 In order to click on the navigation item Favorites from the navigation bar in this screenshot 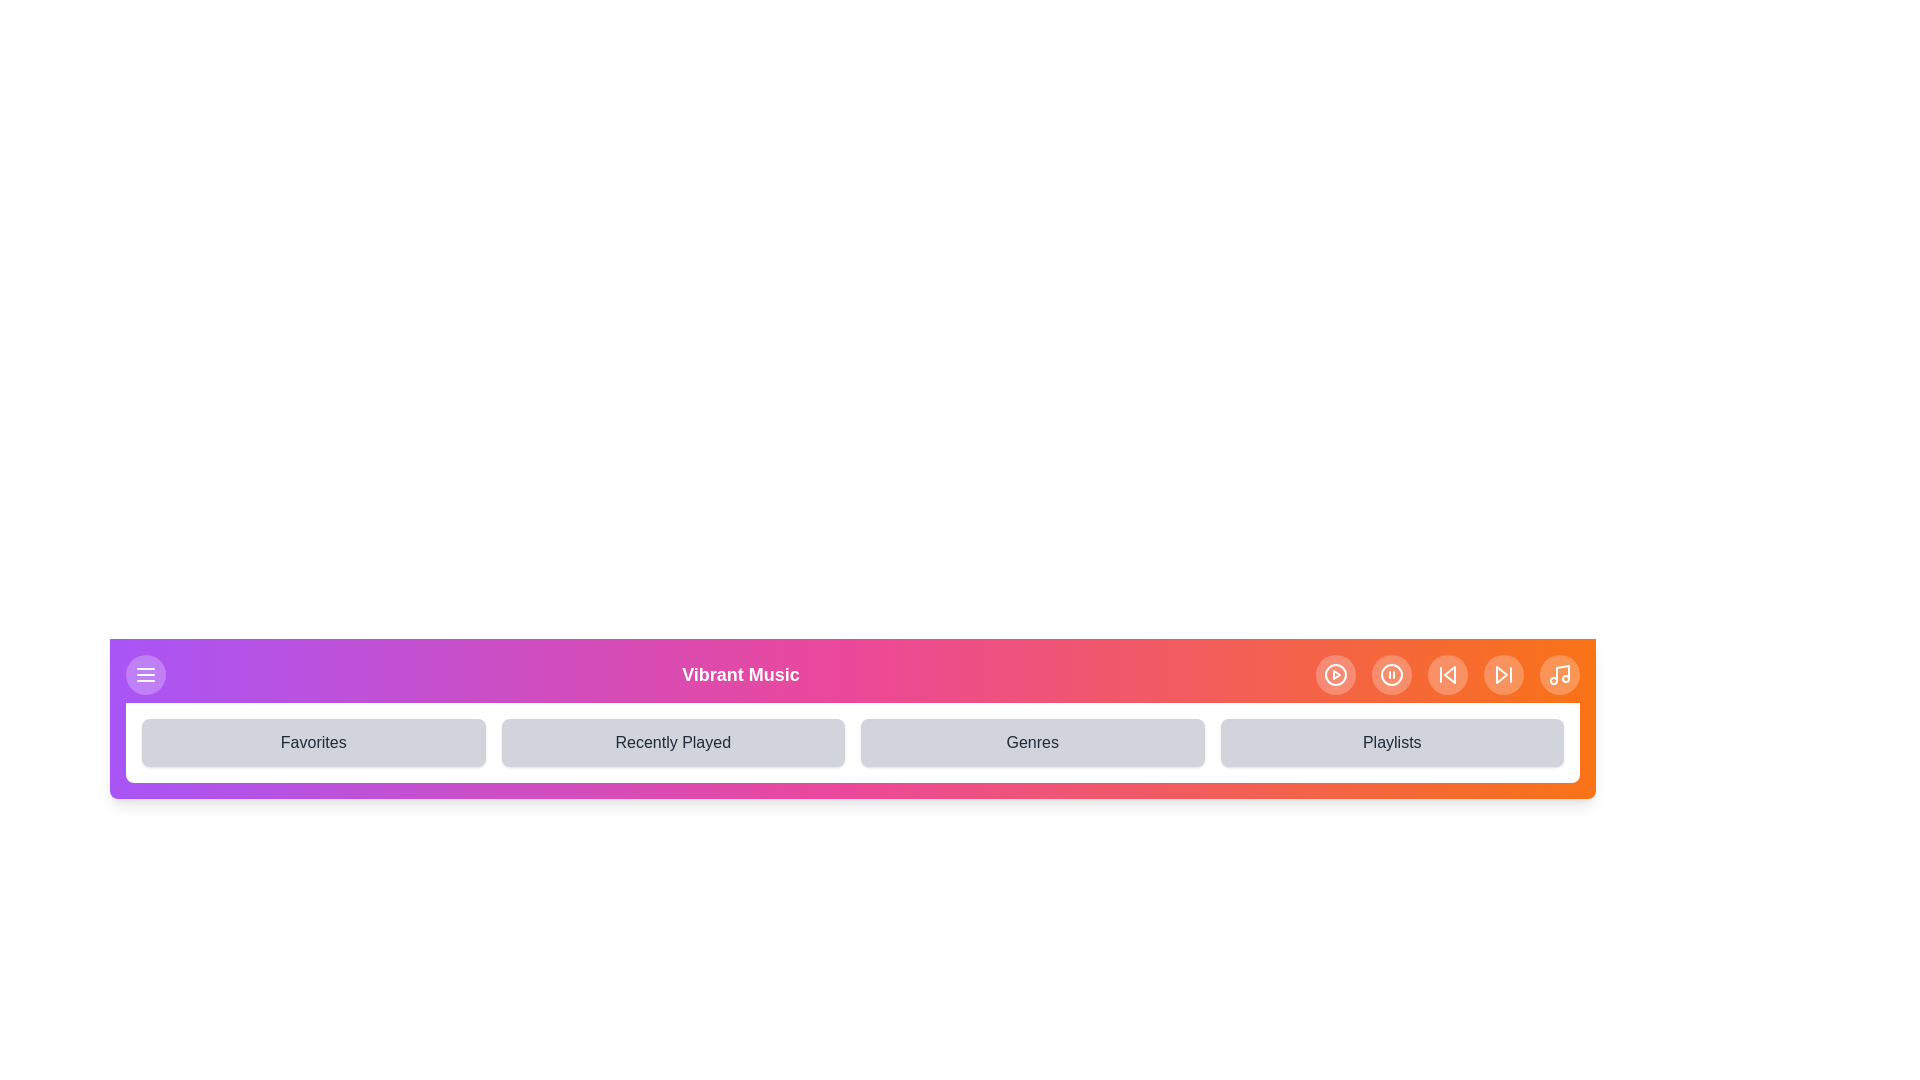, I will do `click(312, 743)`.